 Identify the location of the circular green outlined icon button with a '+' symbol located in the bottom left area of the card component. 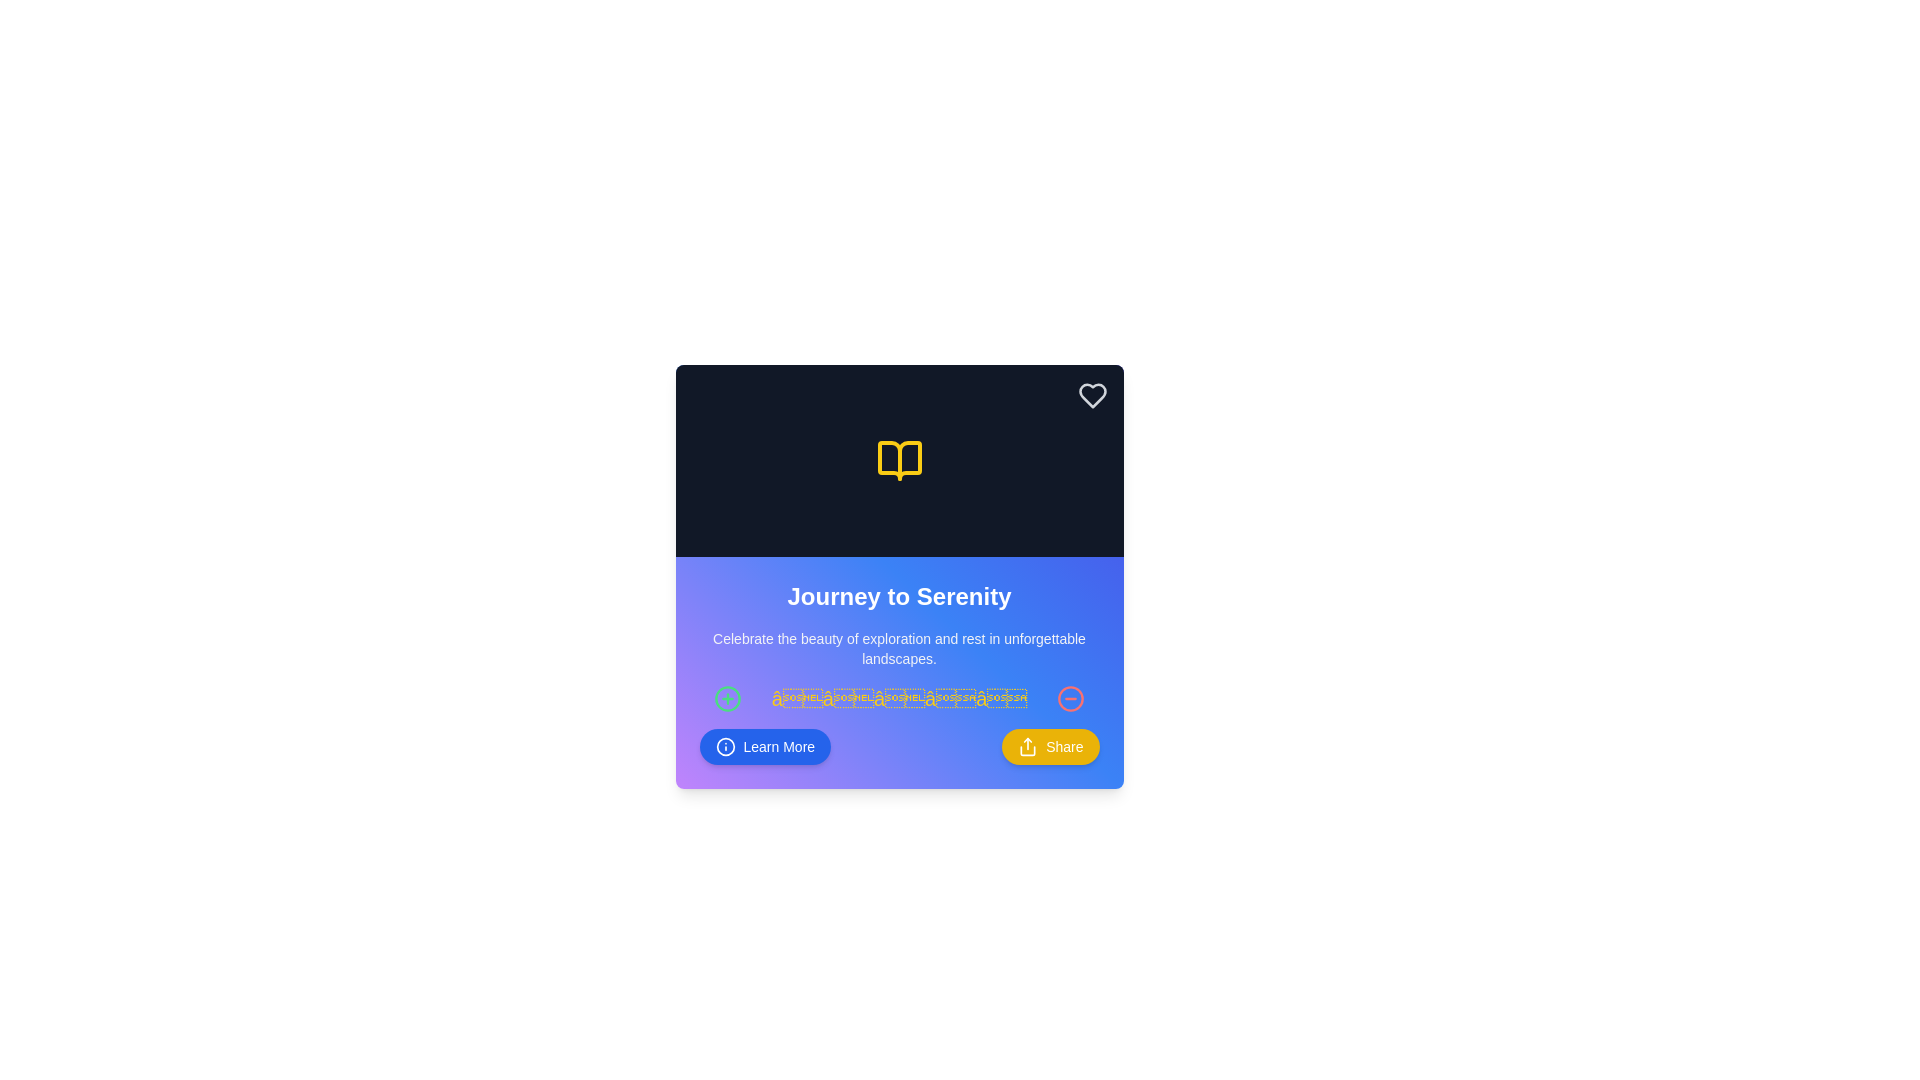
(727, 697).